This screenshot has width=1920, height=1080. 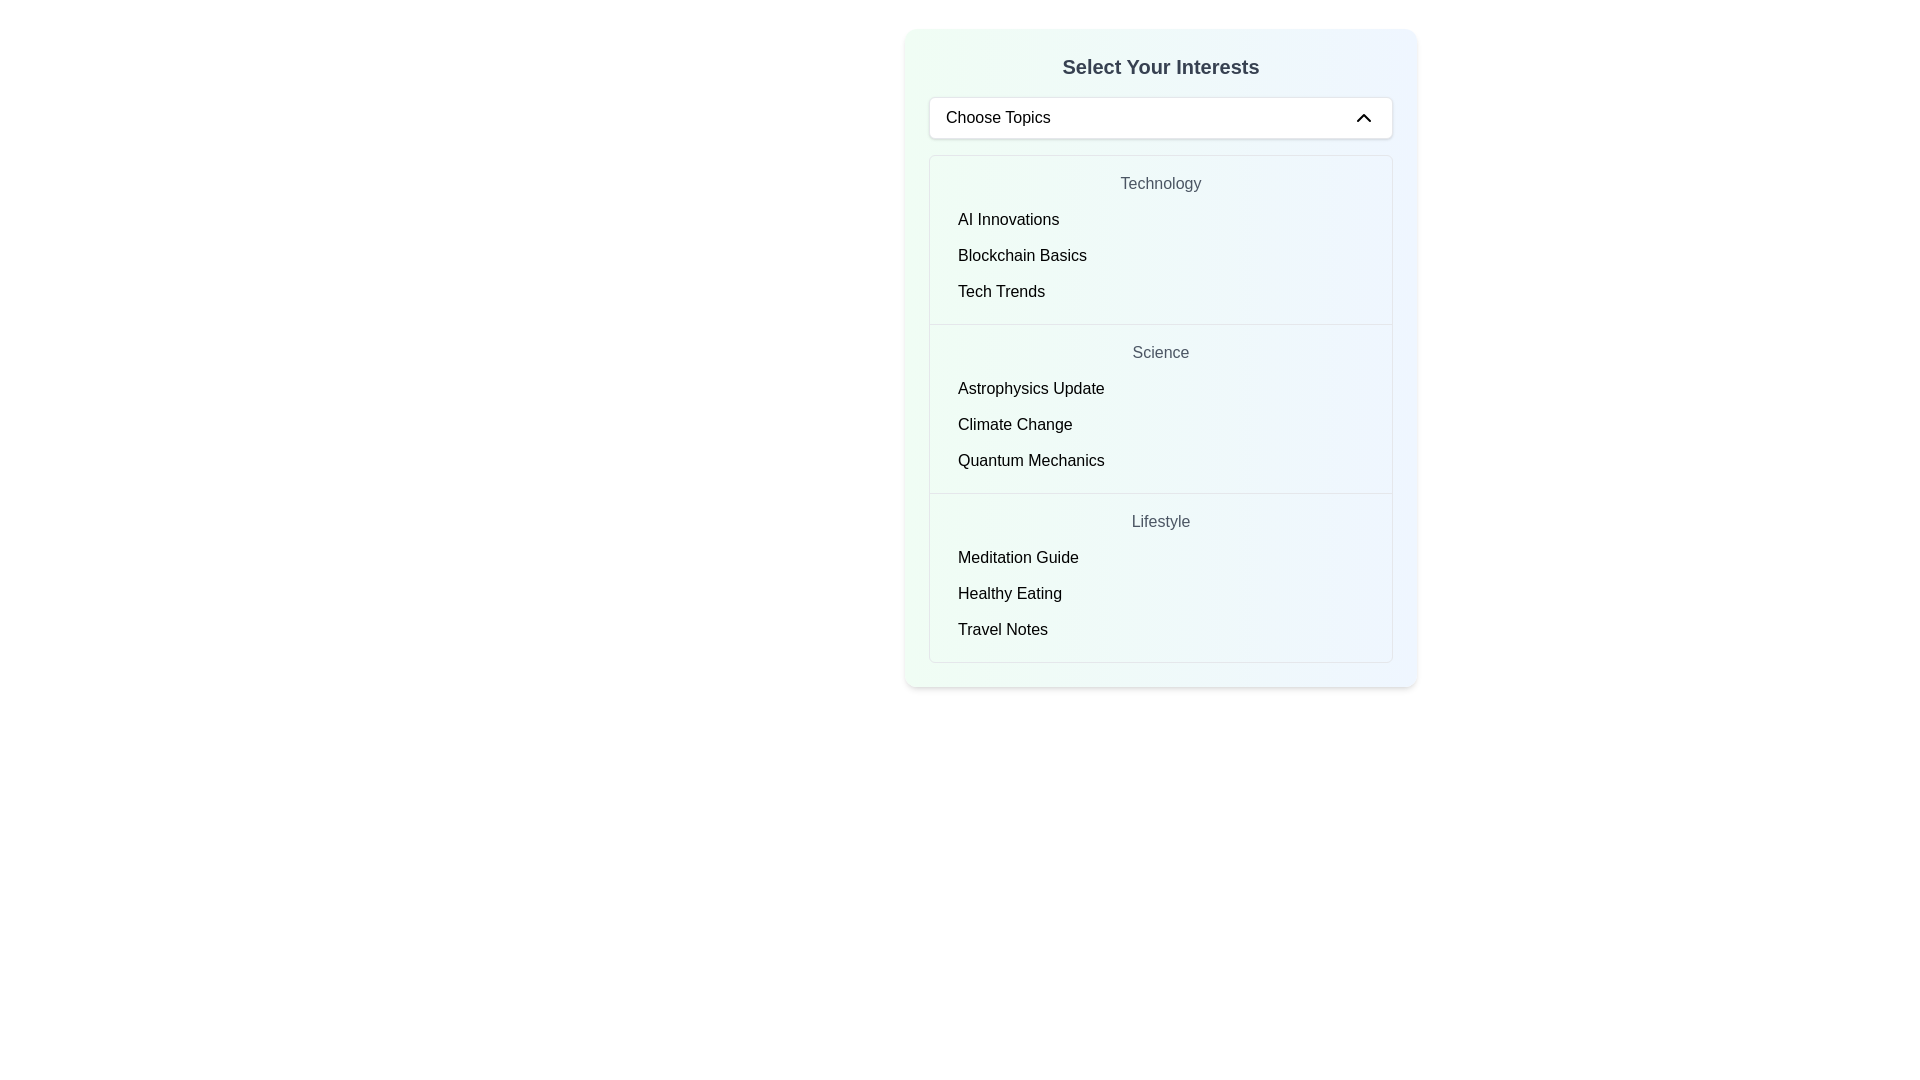 I want to click on the 'Science' category options group, which includes 'Astrophysics Update,' 'Climate Change,' and 'Quantum Mechanics', so click(x=1161, y=423).